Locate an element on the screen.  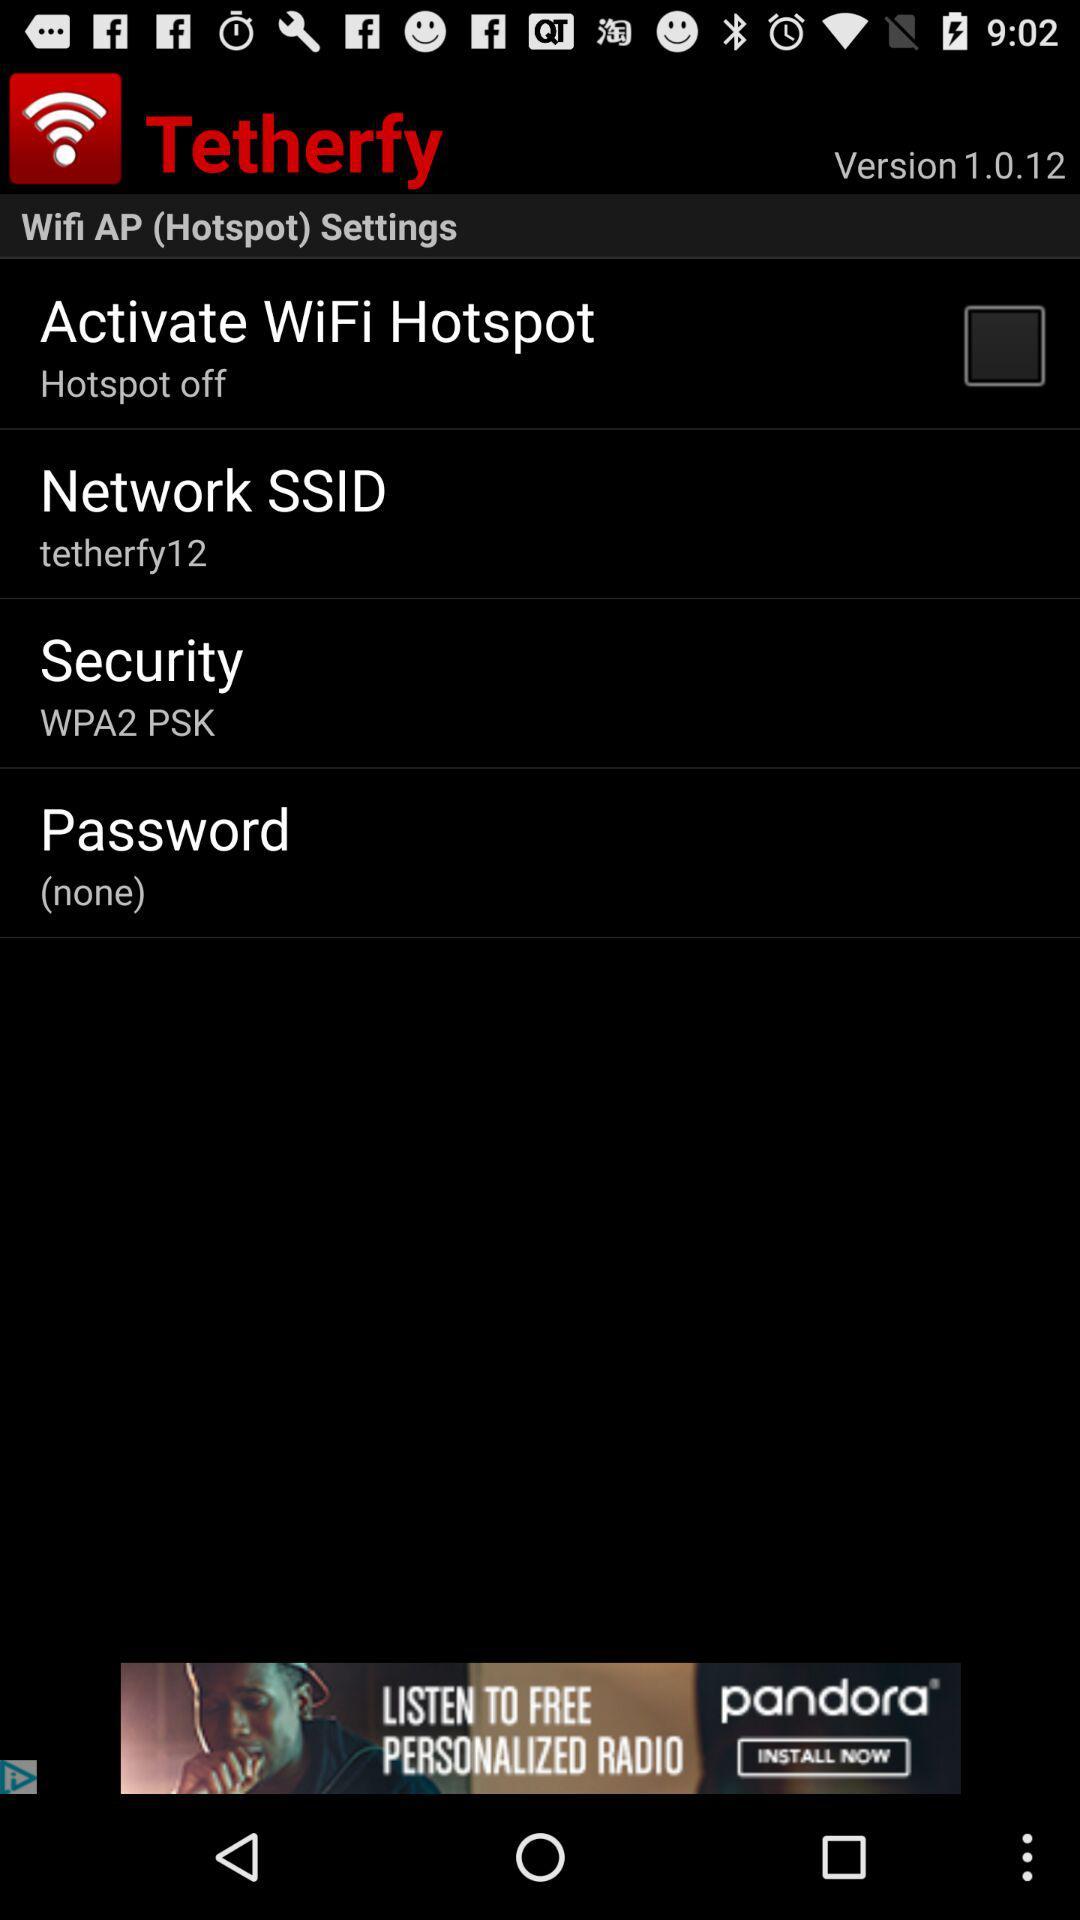
the network ssid is located at coordinates (213, 488).